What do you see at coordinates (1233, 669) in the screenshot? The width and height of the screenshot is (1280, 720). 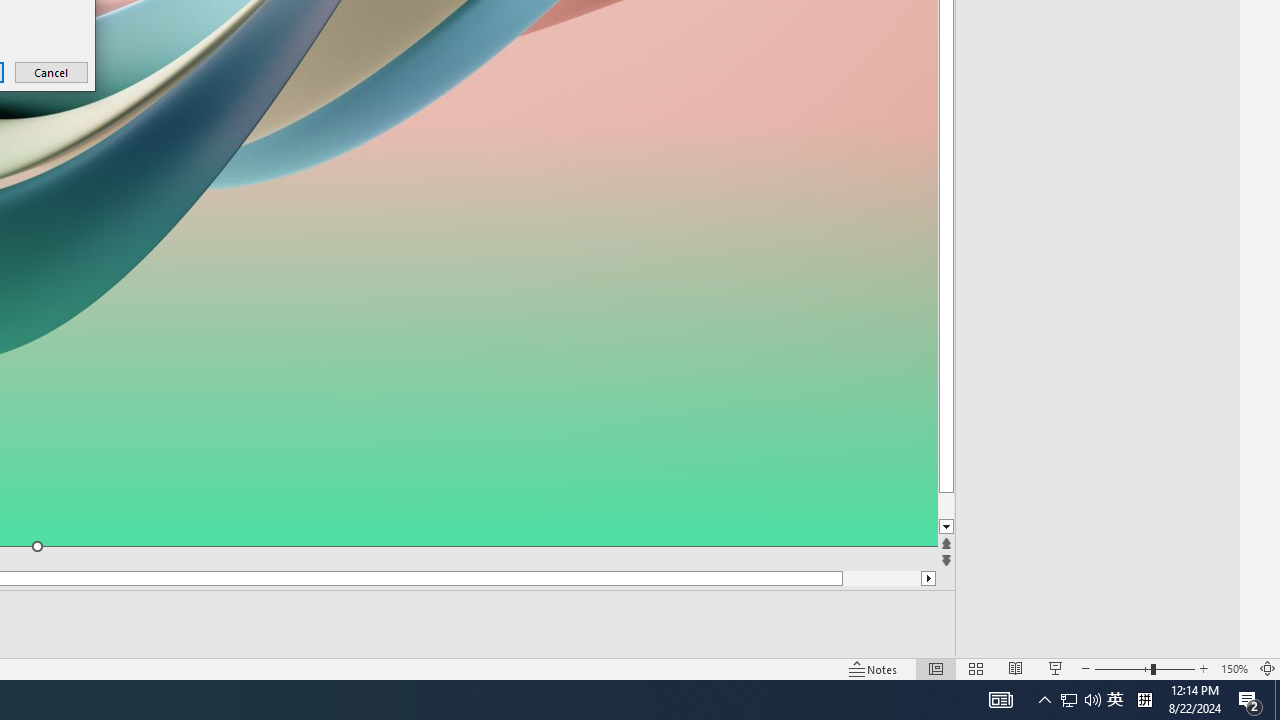 I see `'Zoom 150%'` at bounding box center [1233, 669].